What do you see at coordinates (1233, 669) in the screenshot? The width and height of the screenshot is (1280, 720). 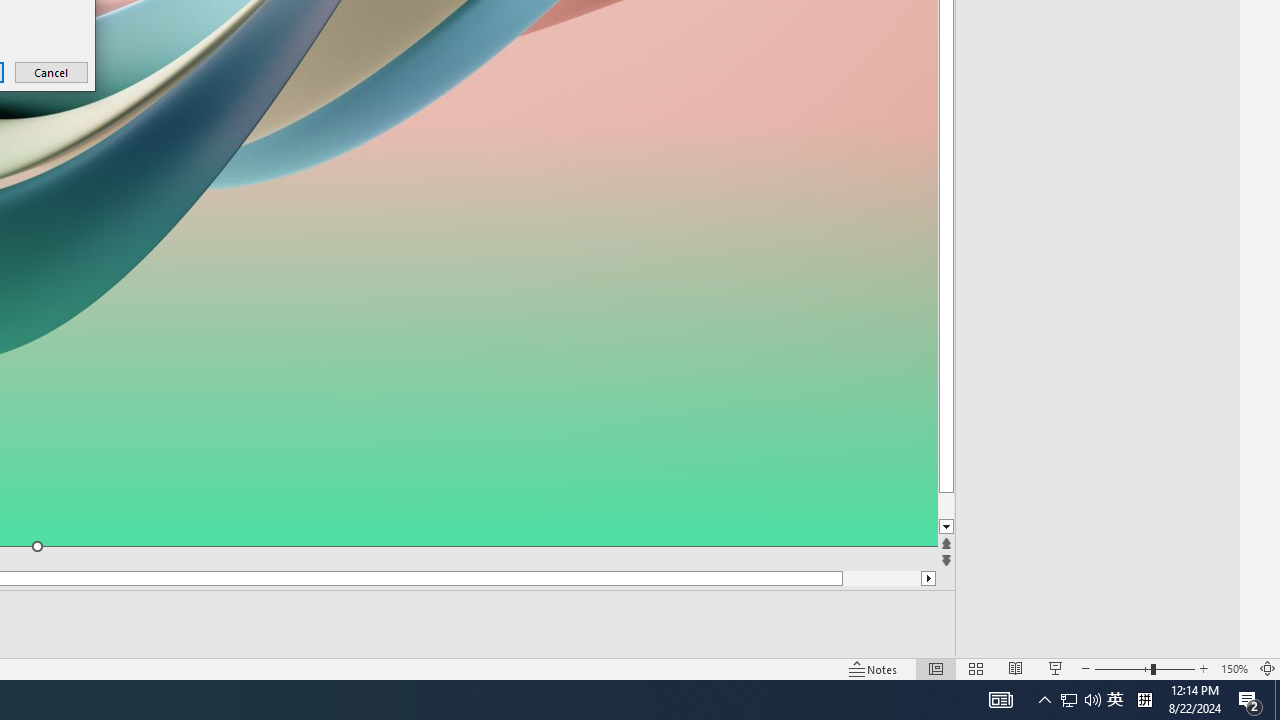 I see `'Zoom 150%'` at bounding box center [1233, 669].